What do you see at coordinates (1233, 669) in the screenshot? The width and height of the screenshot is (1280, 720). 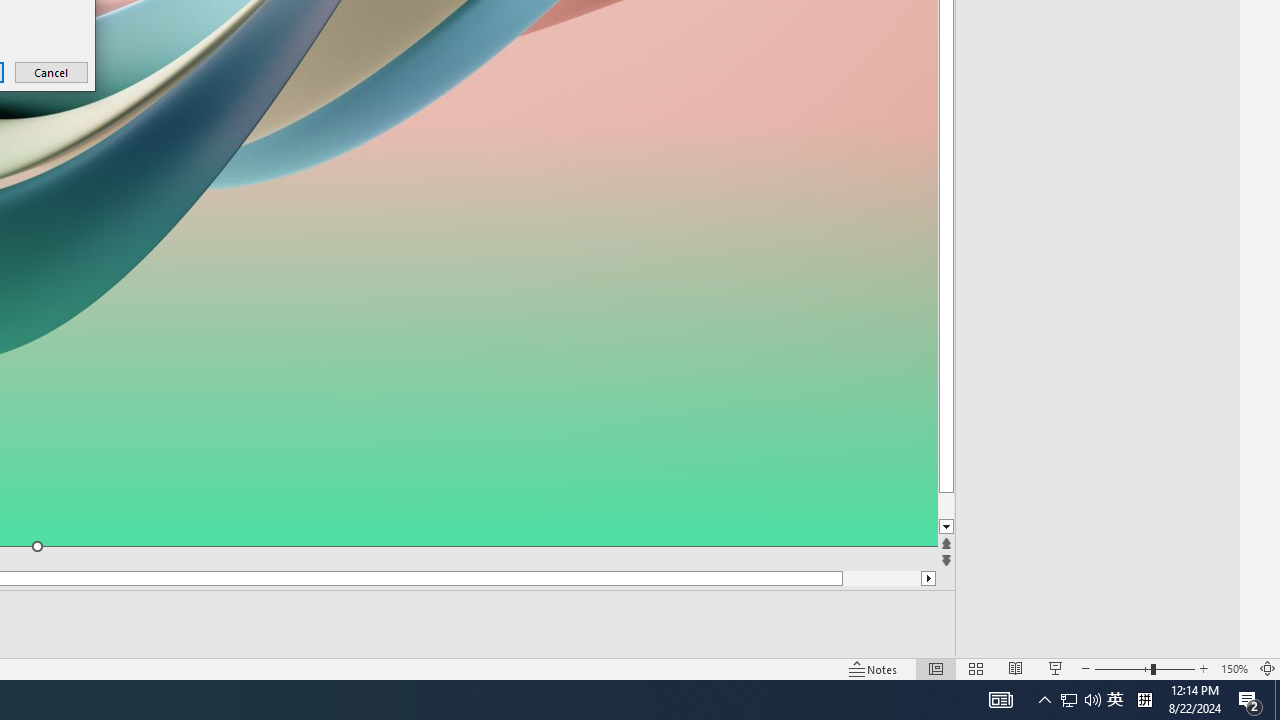 I see `'Zoom 150%'` at bounding box center [1233, 669].